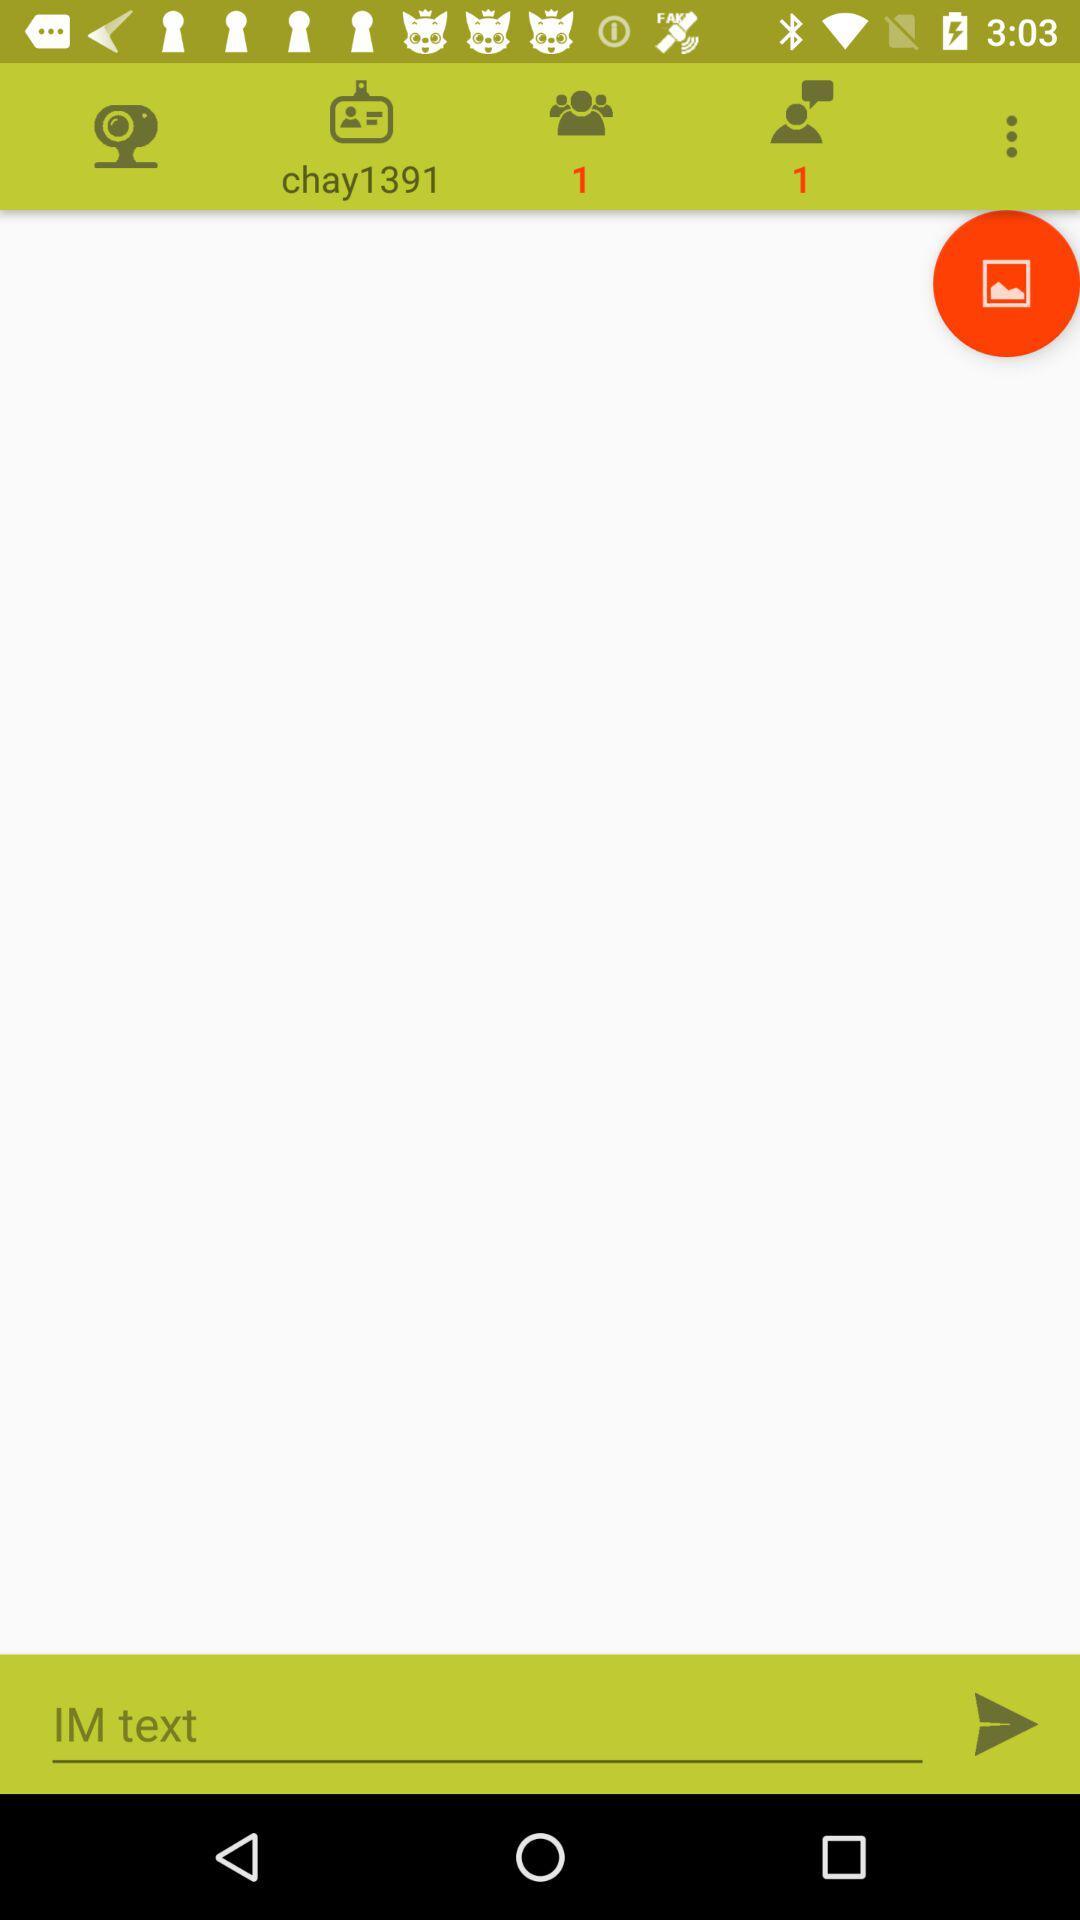  What do you see at coordinates (487, 1723) in the screenshot?
I see `open text box` at bounding box center [487, 1723].